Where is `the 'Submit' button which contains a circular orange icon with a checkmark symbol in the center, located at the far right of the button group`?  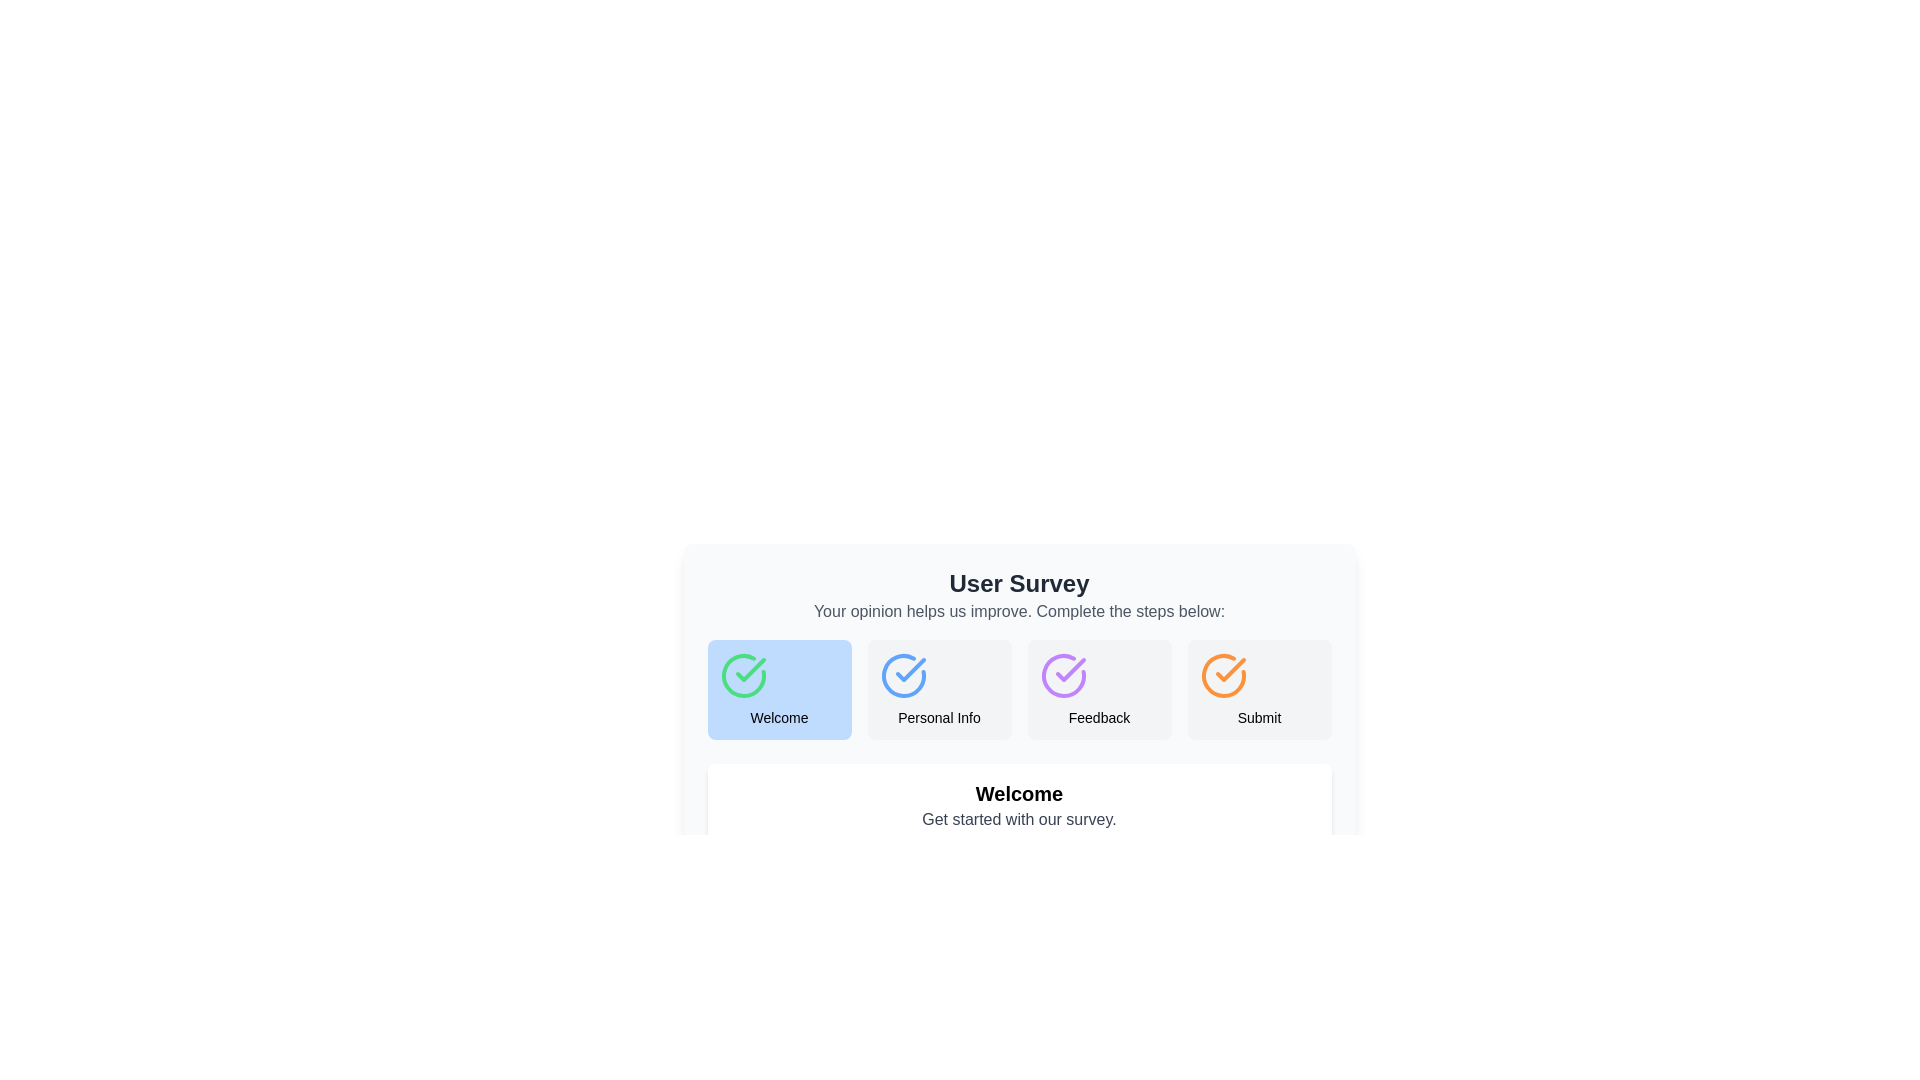
the 'Submit' button which contains a circular orange icon with a checkmark symbol in the center, located at the far right of the button group is located at coordinates (1222, 675).